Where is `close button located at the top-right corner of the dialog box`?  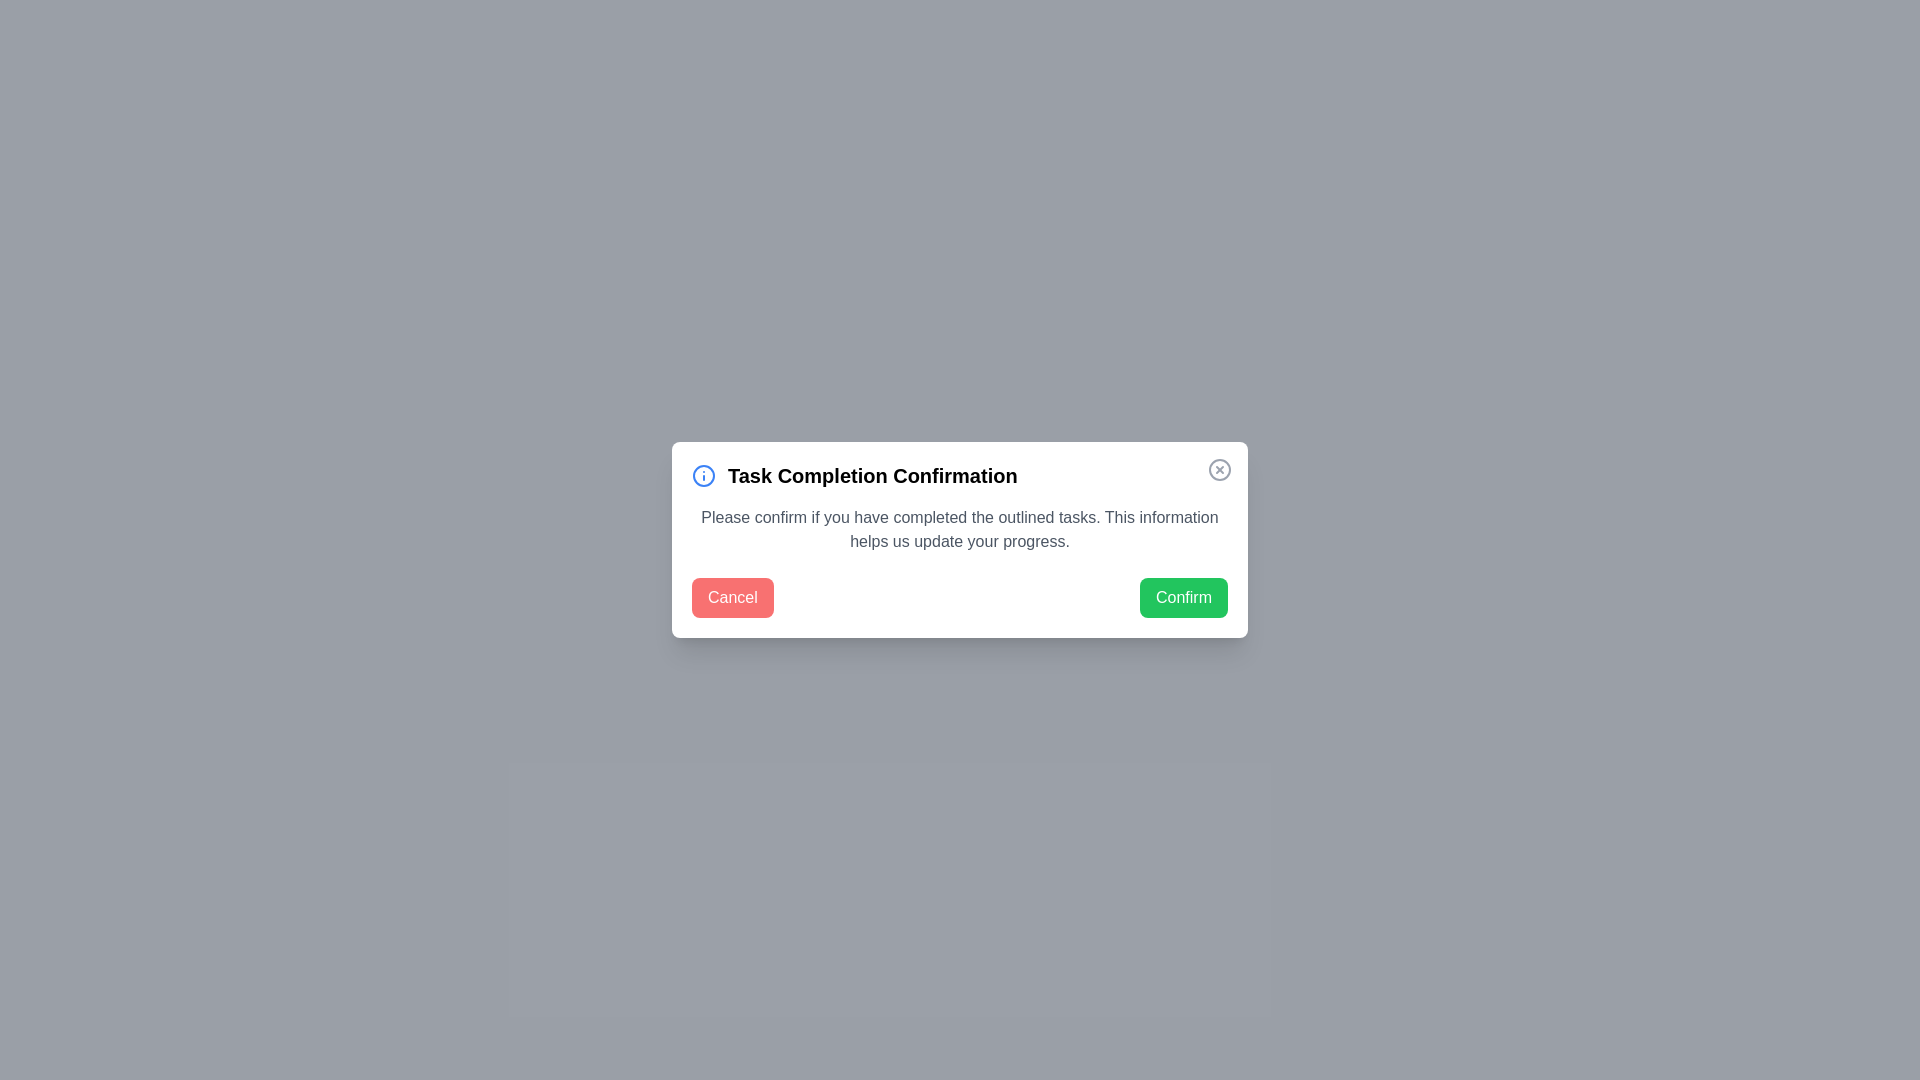
close button located at the top-right corner of the dialog box is located at coordinates (1218, 470).